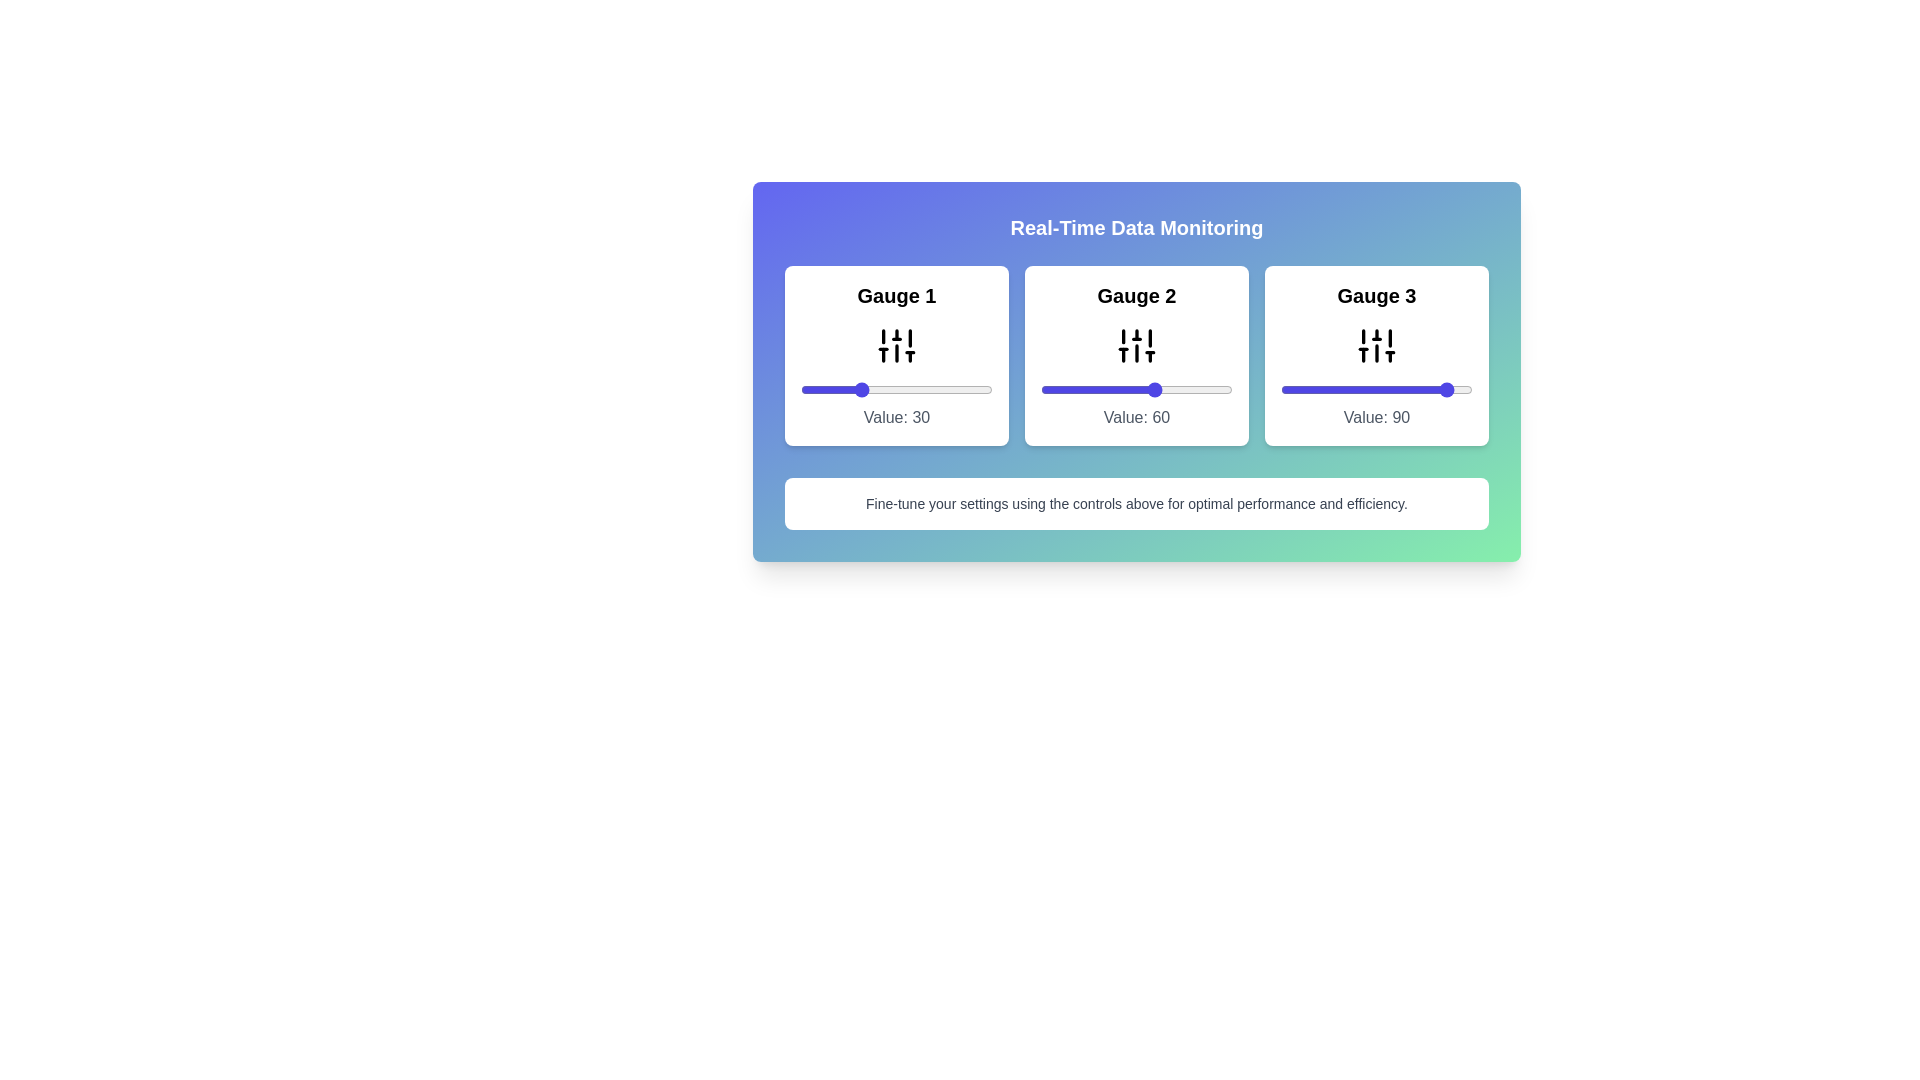 The image size is (1920, 1080). What do you see at coordinates (1208, 389) in the screenshot?
I see `the 'Gauge 2' slider` at bounding box center [1208, 389].